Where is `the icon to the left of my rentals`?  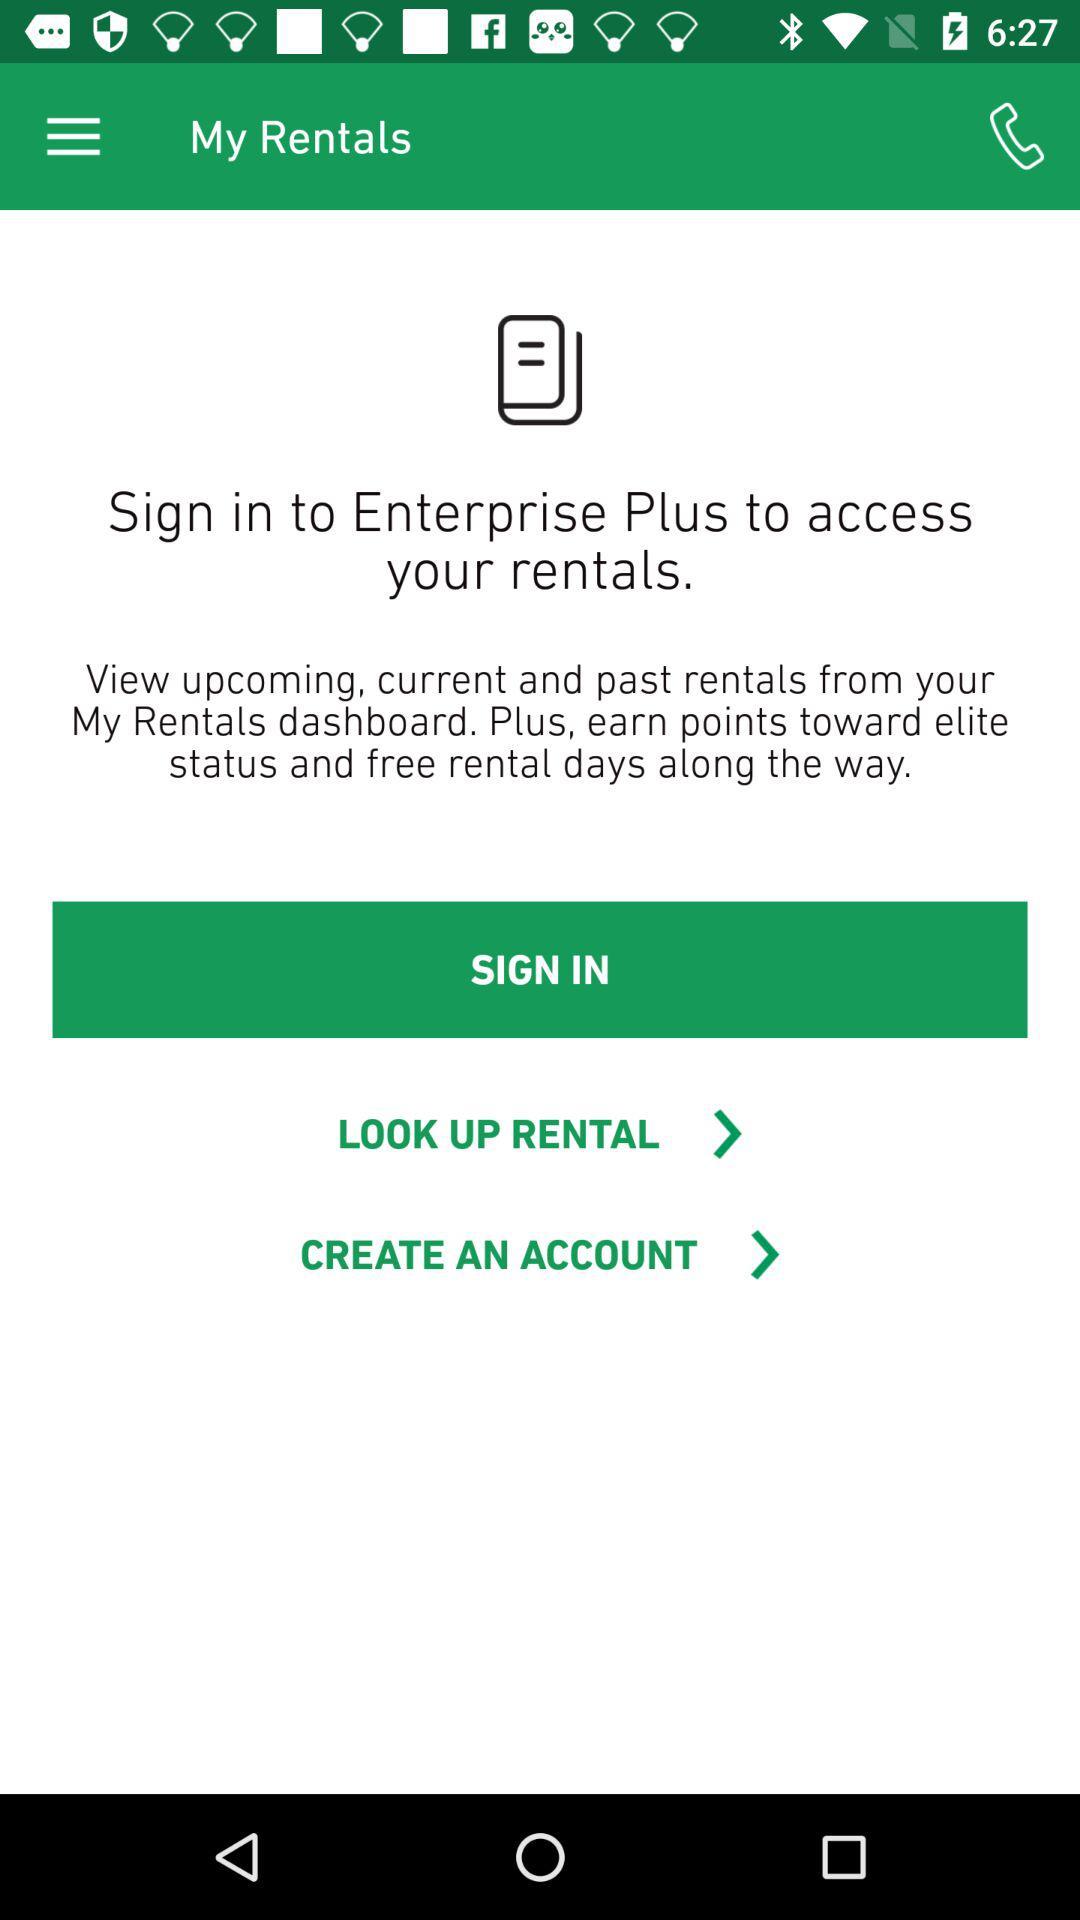
the icon to the left of my rentals is located at coordinates (72, 135).